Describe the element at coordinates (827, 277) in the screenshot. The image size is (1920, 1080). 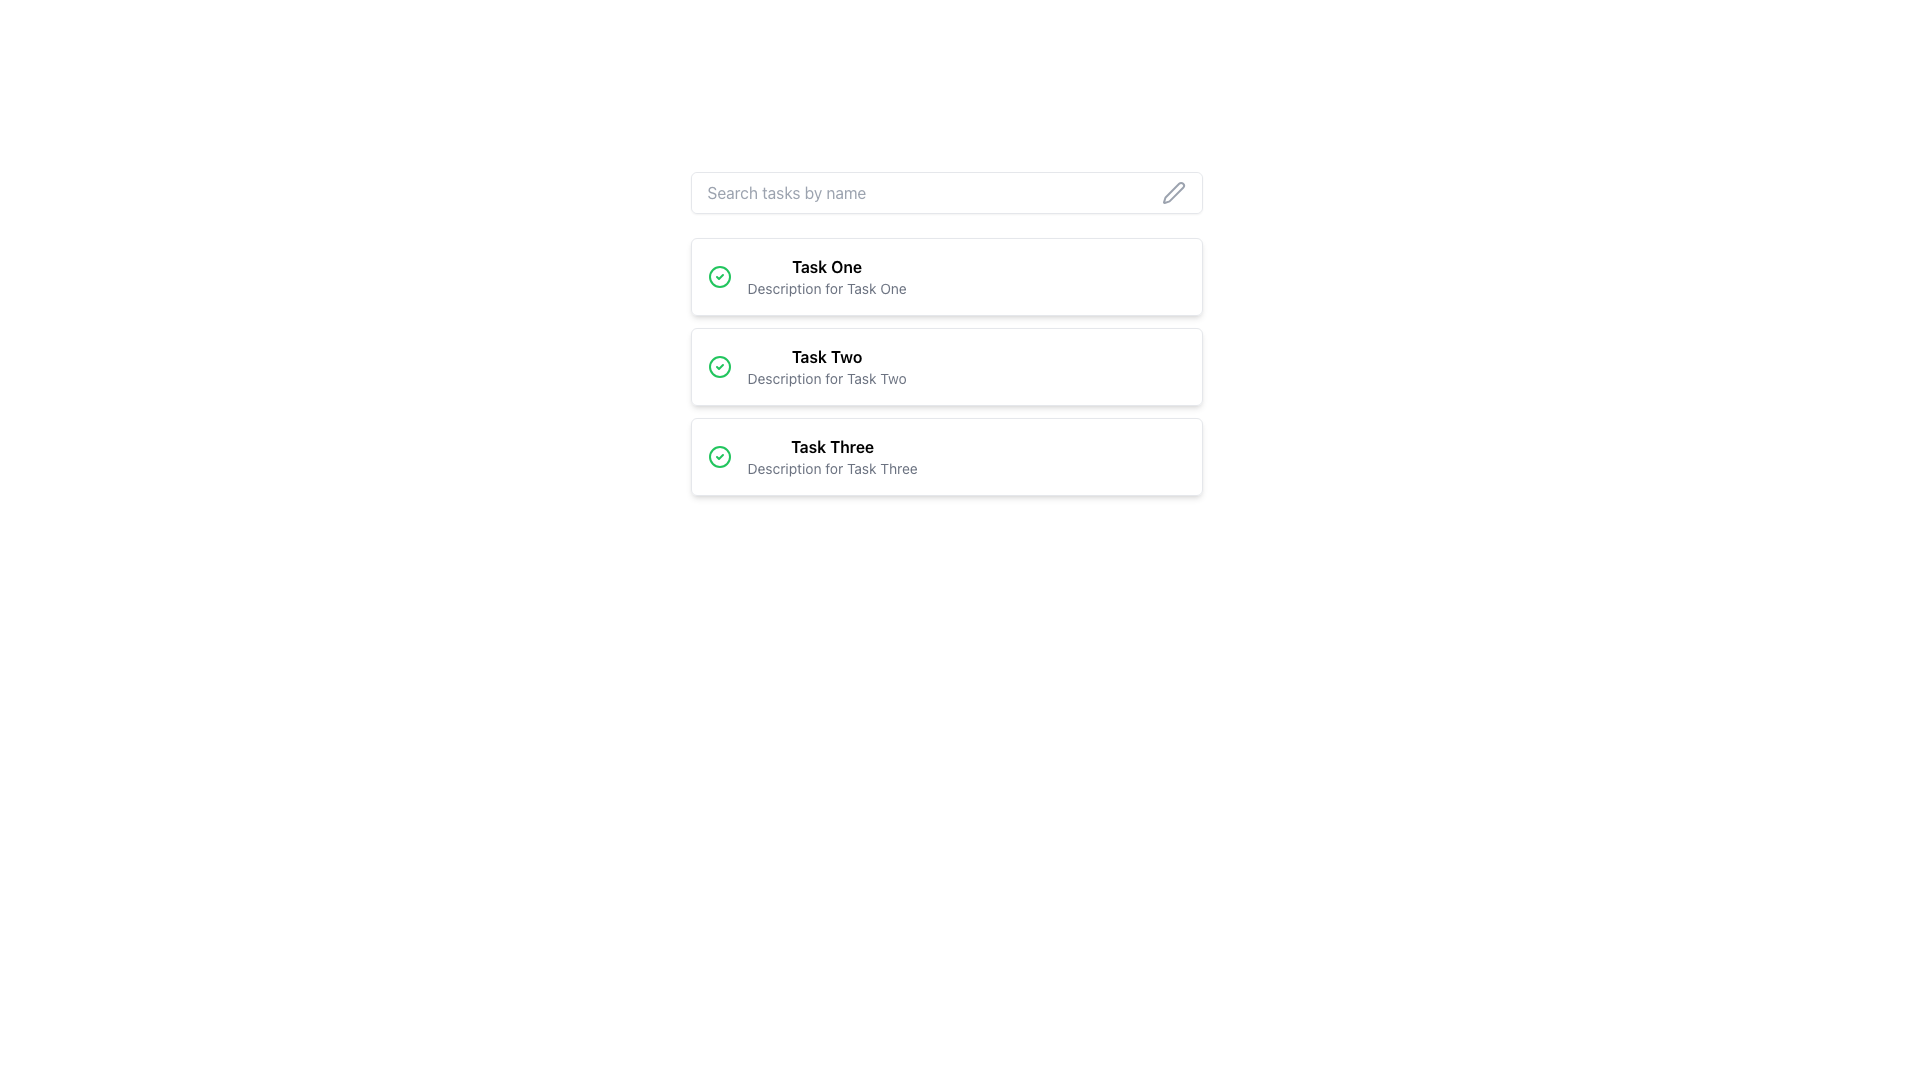
I see `text content of the Text Block element titled 'Task One', which includes the description 'Description for Task One'` at that location.